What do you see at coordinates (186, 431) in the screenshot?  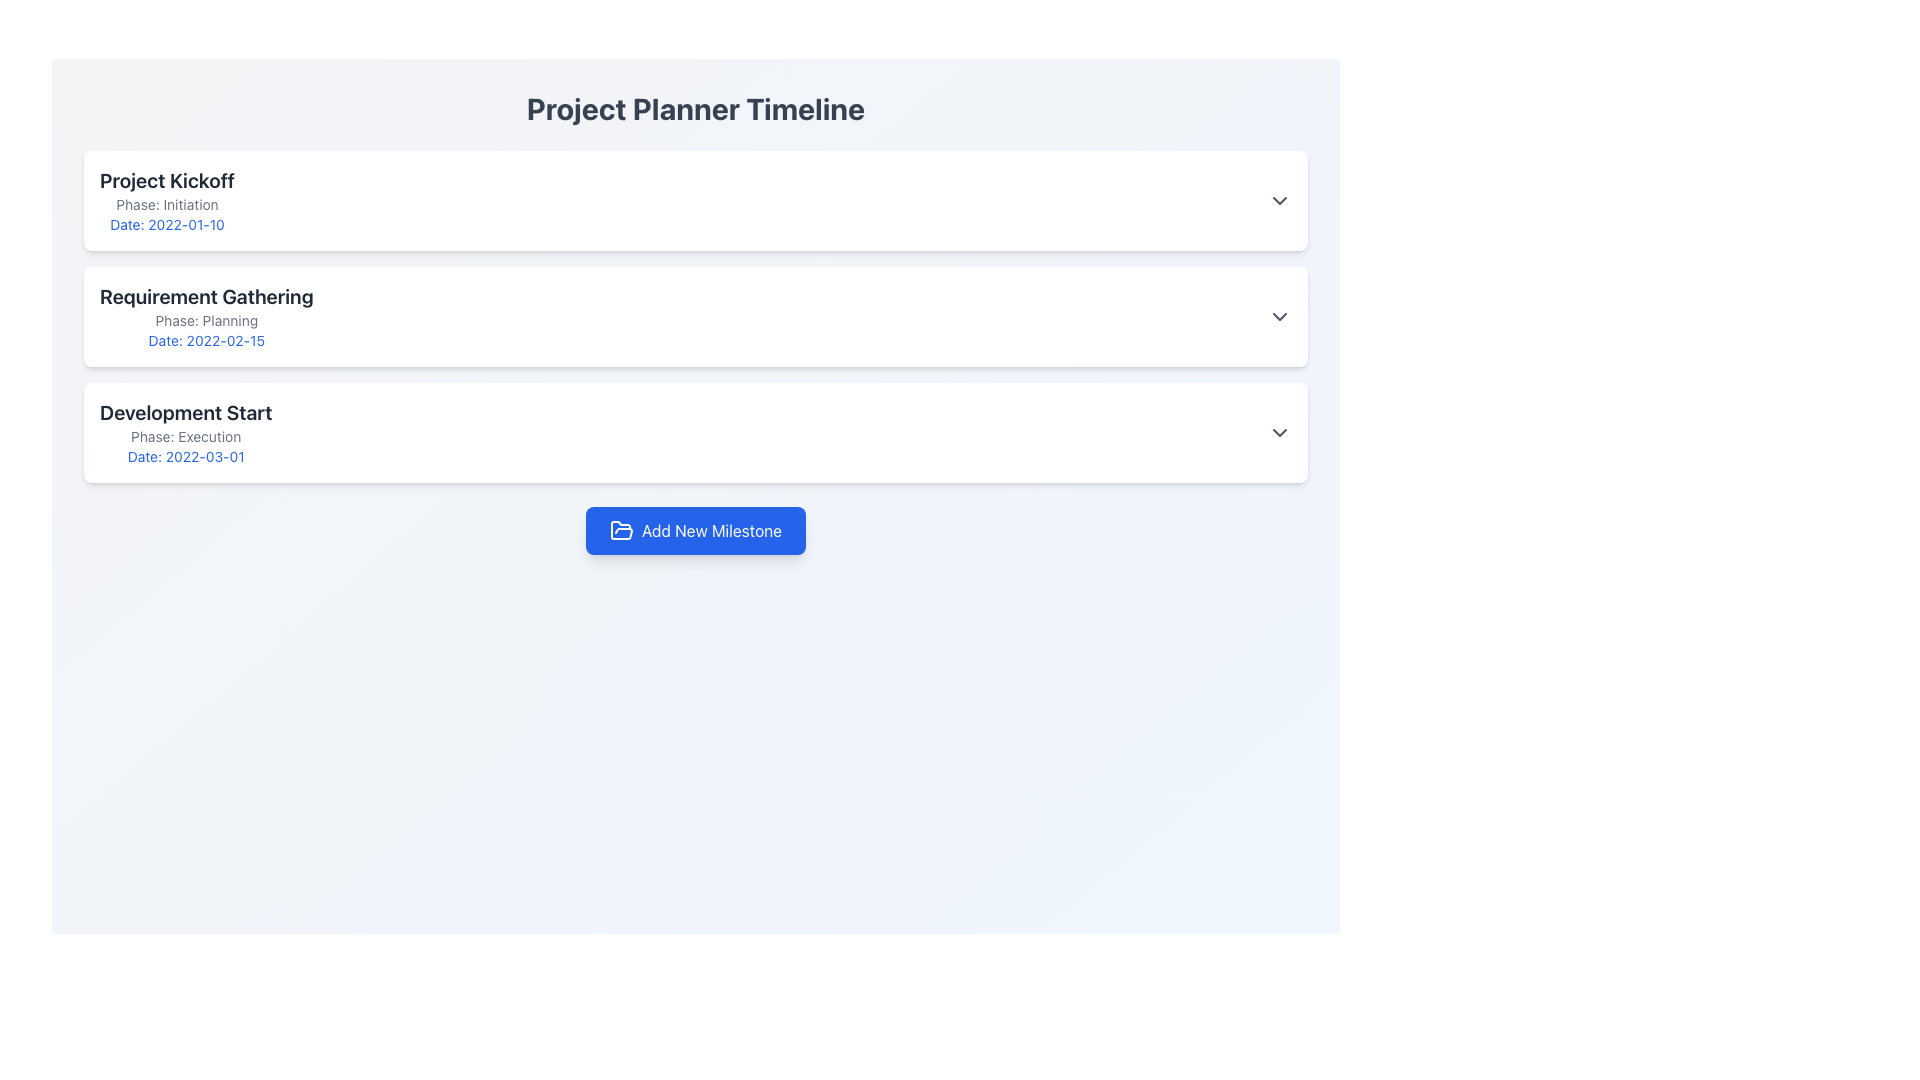 I see `the static text block titled 'Development Start'` at bounding box center [186, 431].